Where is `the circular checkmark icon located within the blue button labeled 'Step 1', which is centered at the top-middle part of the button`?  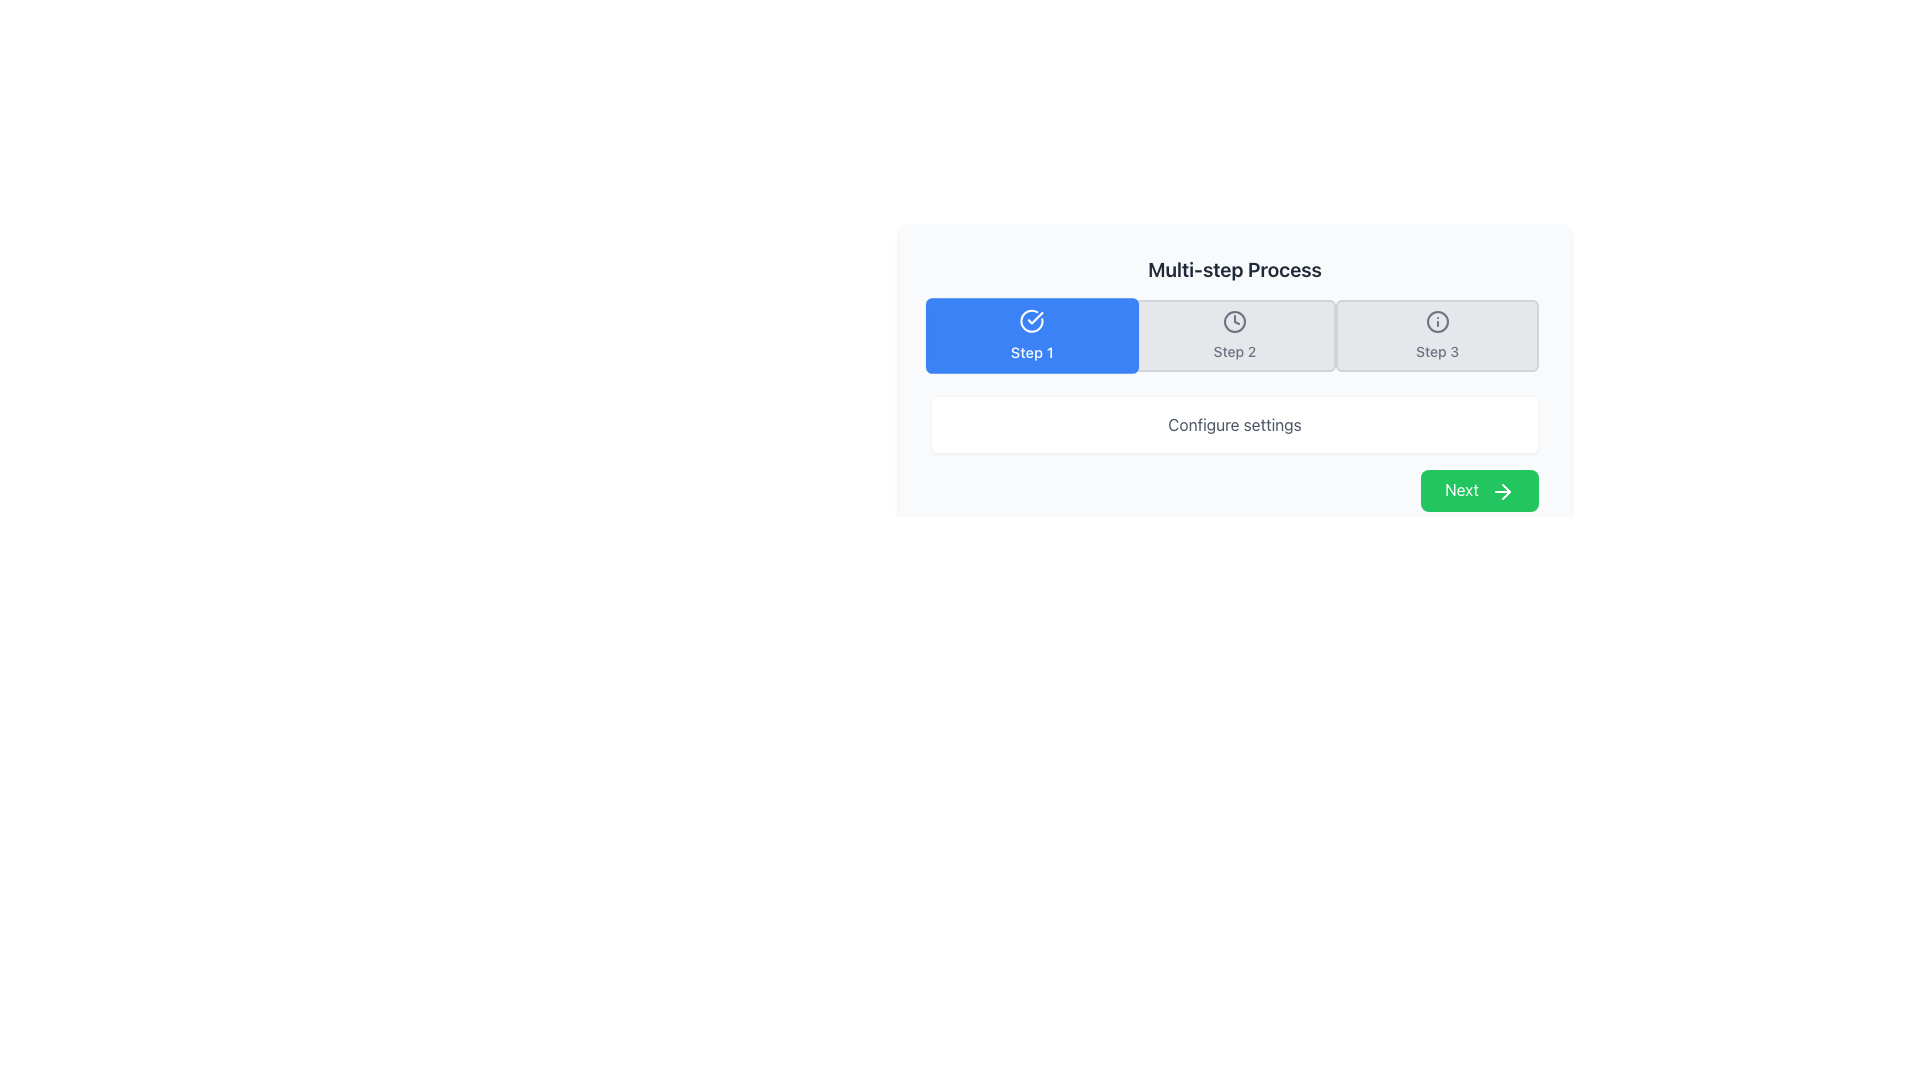
the circular checkmark icon located within the blue button labeled 'Step 1', which is centered at the top-middle part of the button is located at coordinates (1032, 320).